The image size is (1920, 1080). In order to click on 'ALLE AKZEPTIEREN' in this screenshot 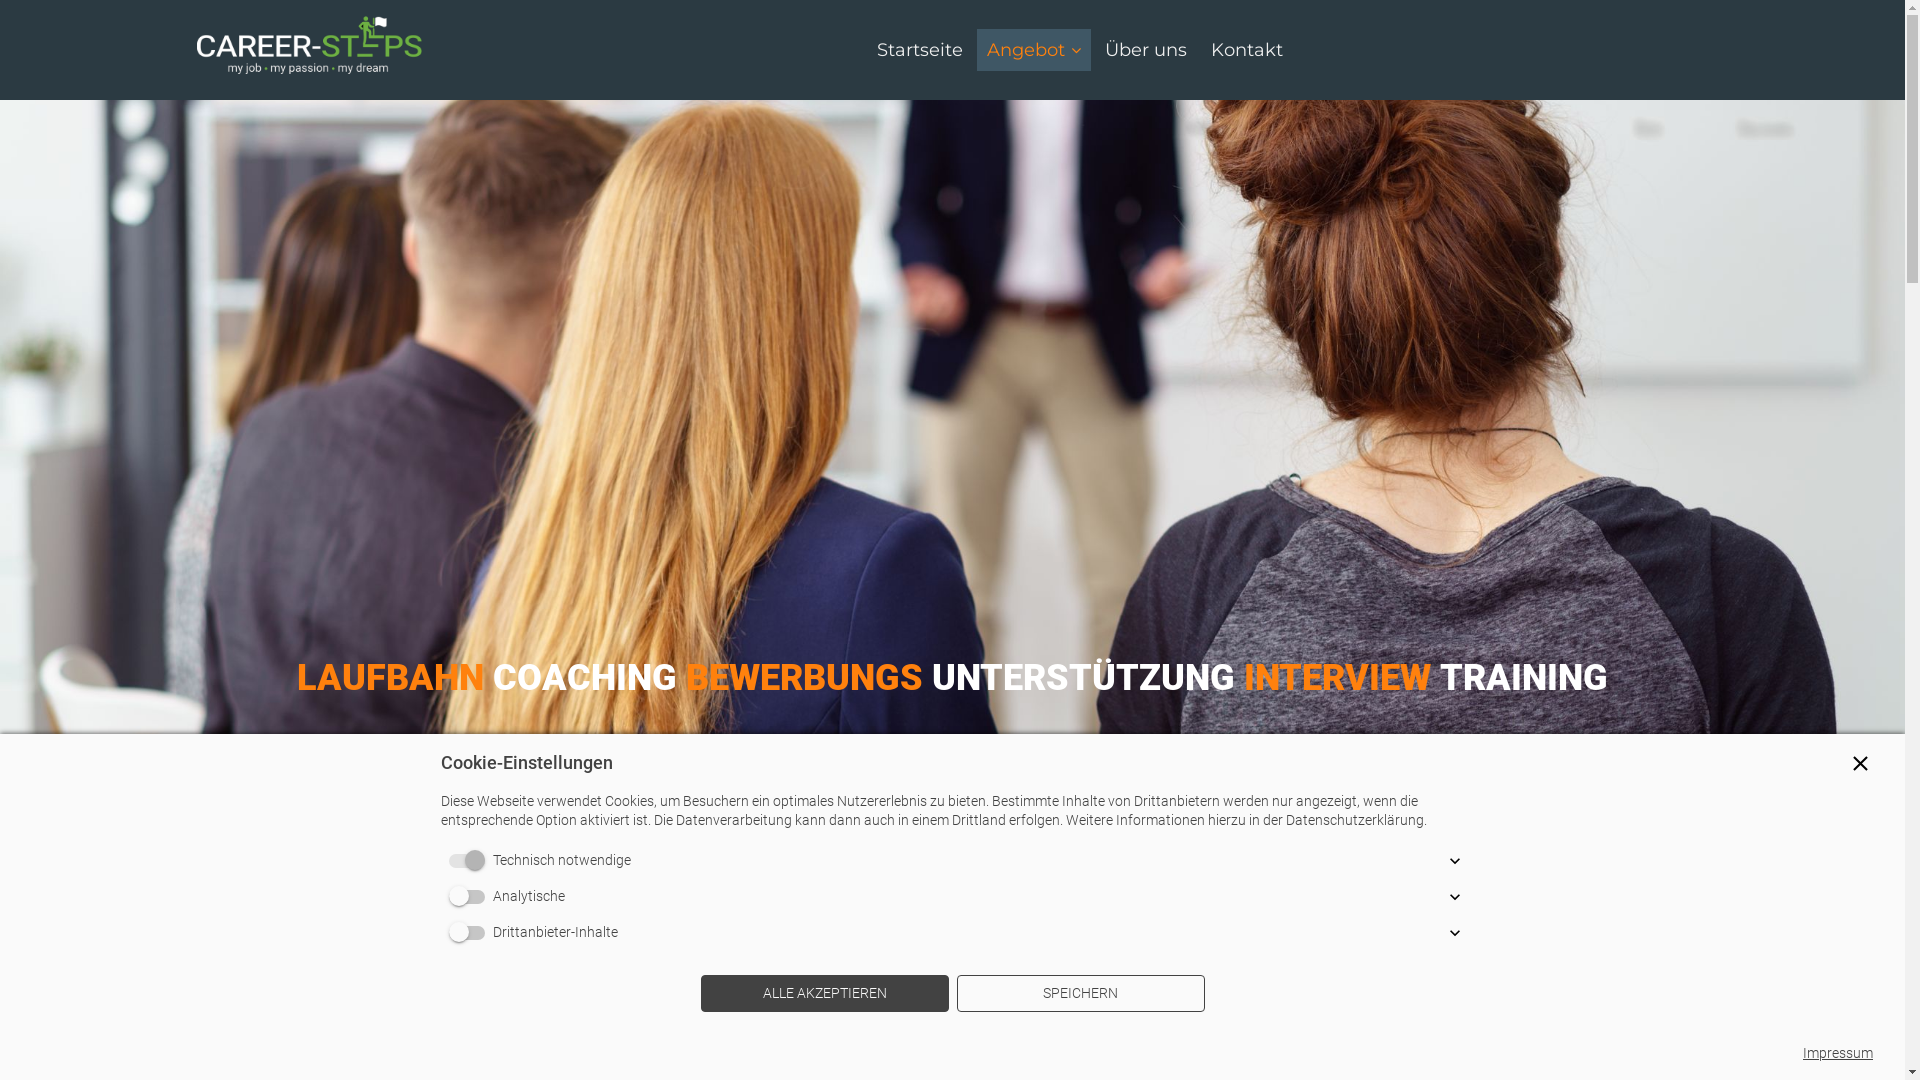, I will do `click(824, 994)`.